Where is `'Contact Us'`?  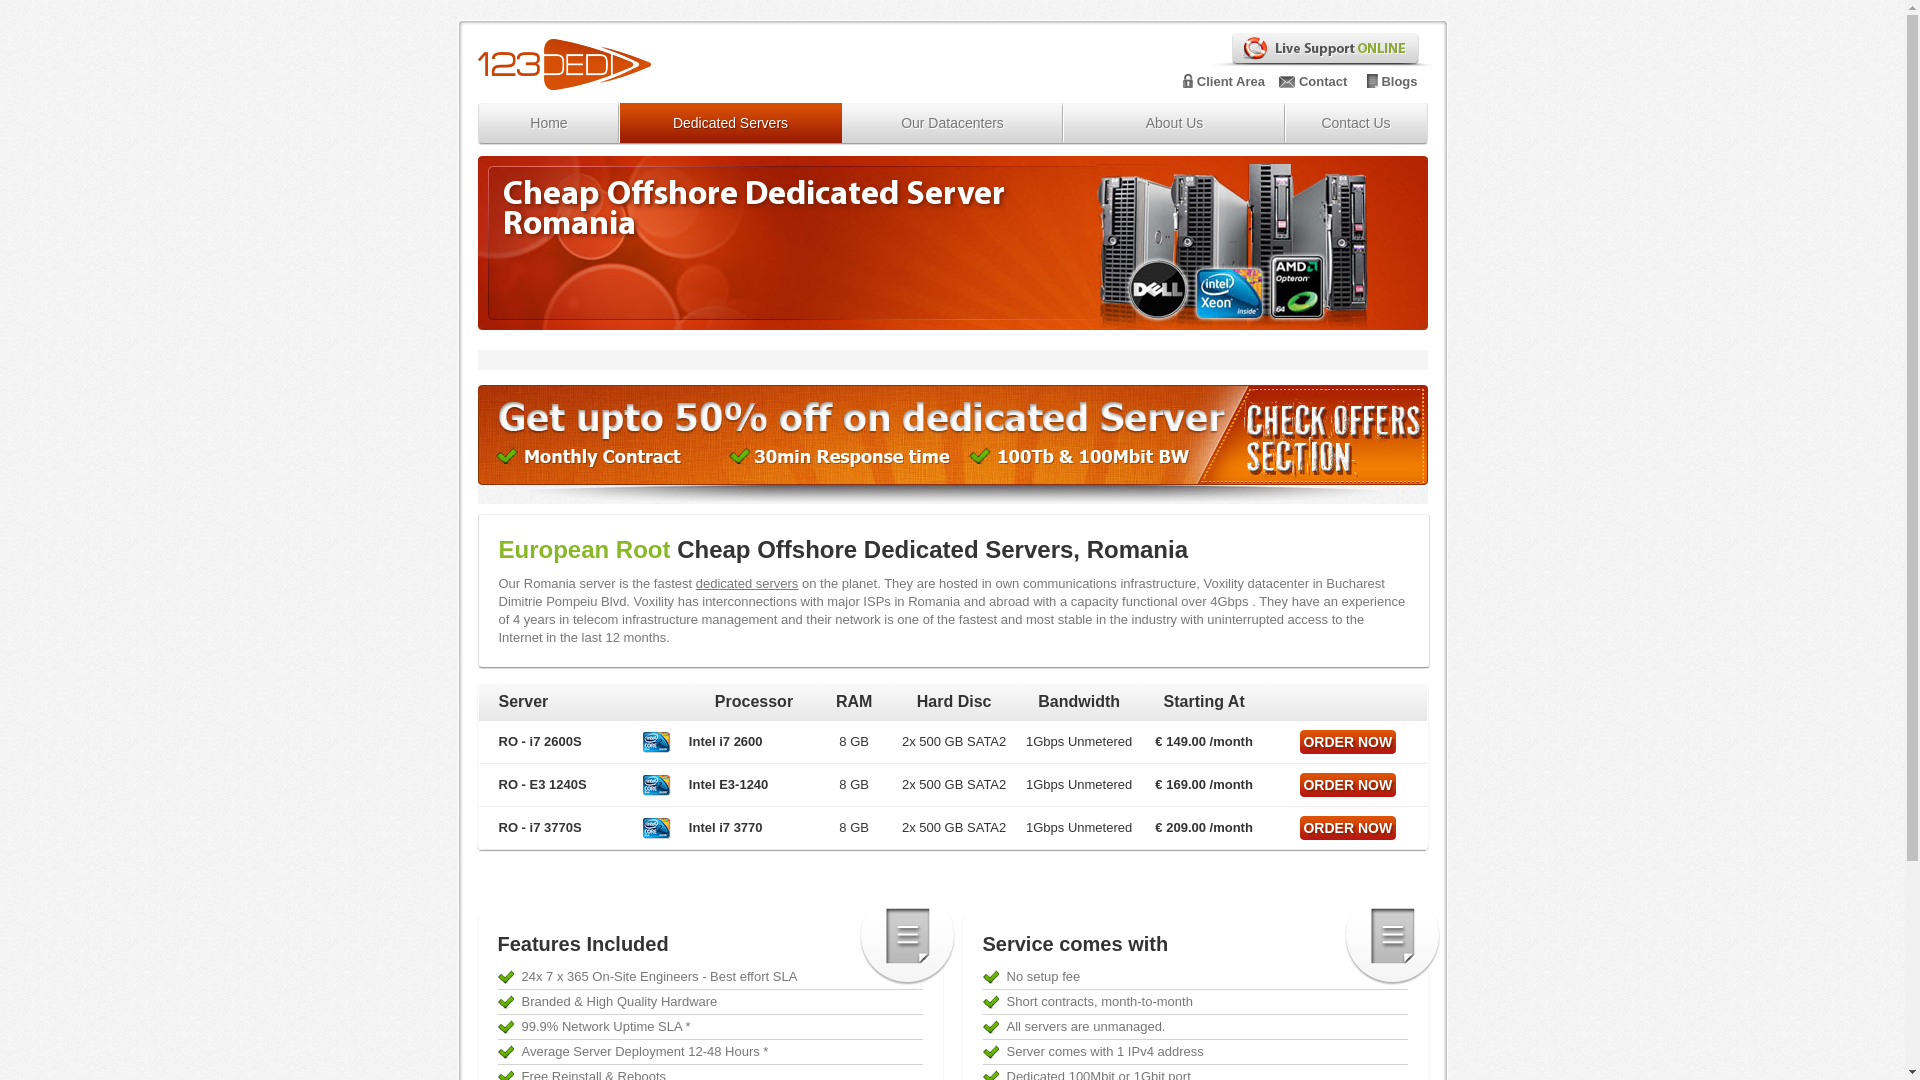 'Contact Us' is located at coordinates (1286, 123).